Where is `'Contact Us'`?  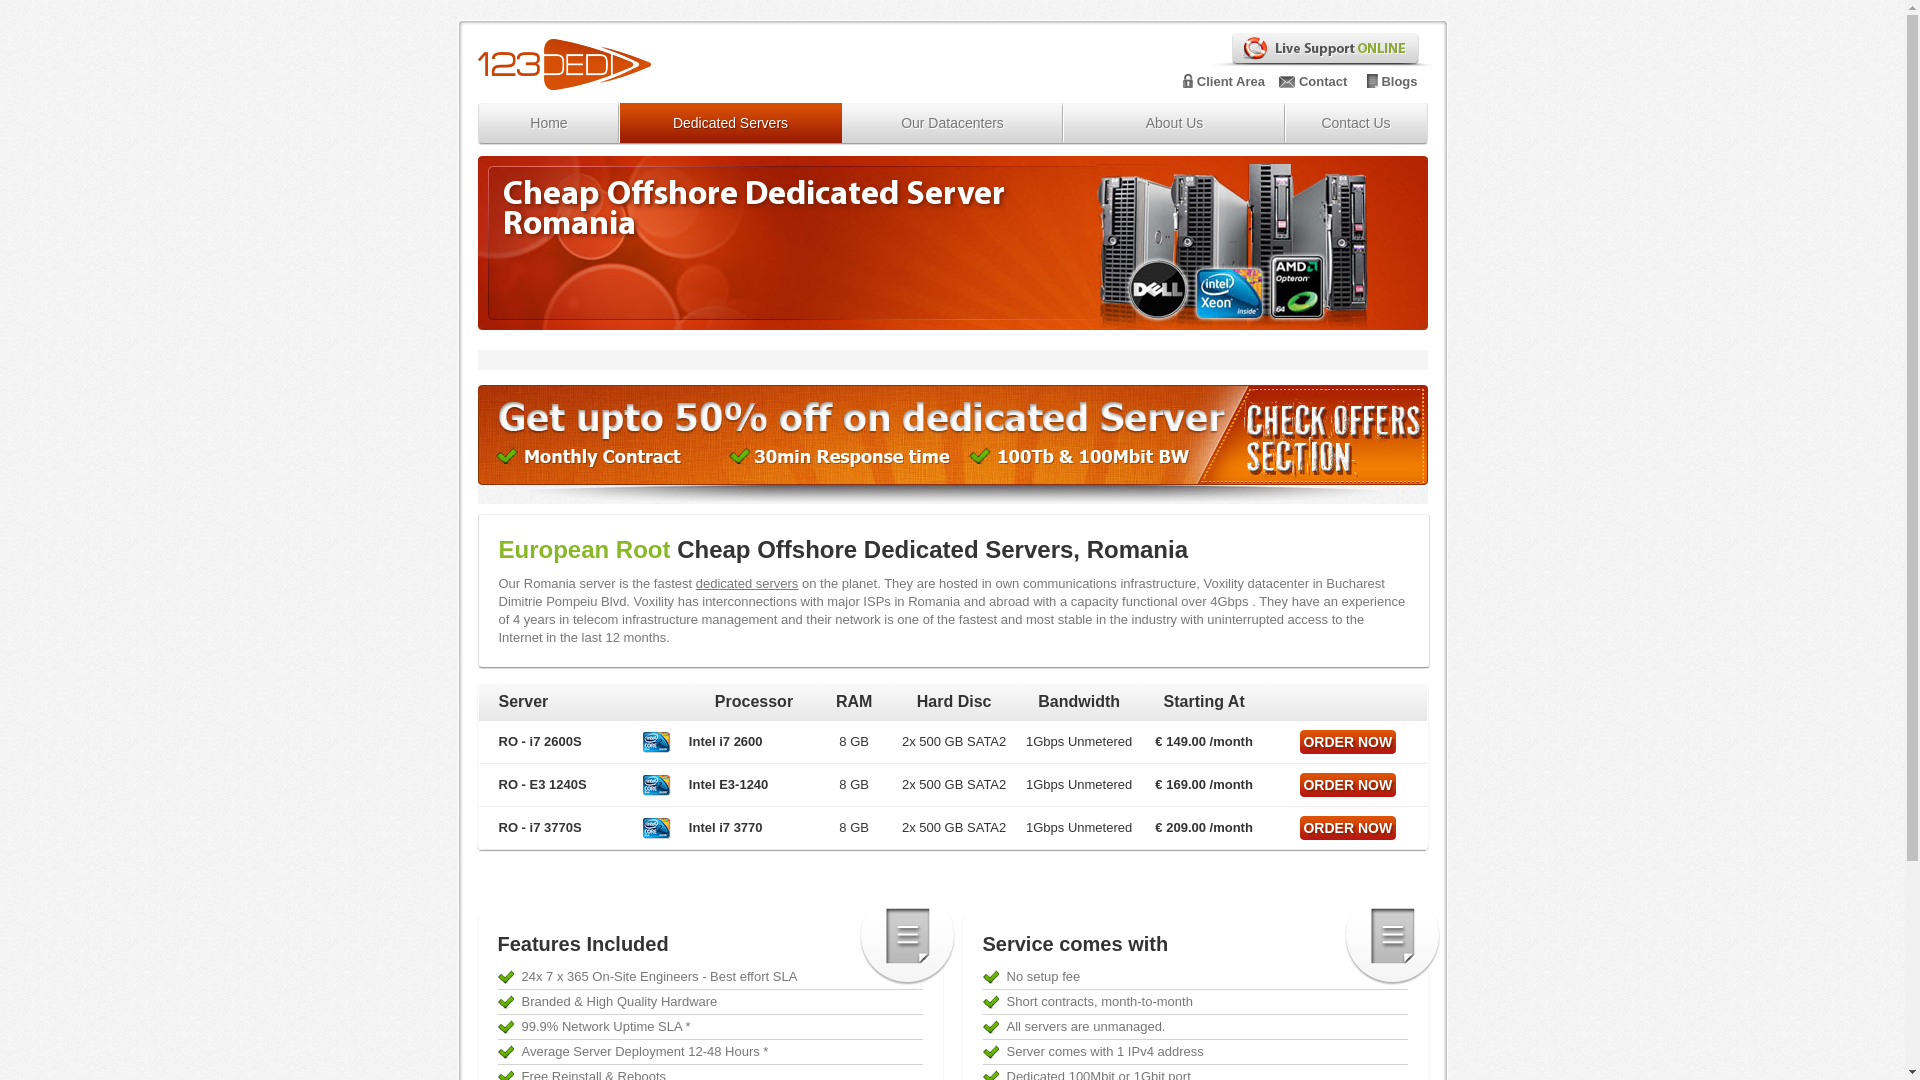 'Contact Us' is located at coordinates (1286, 123).